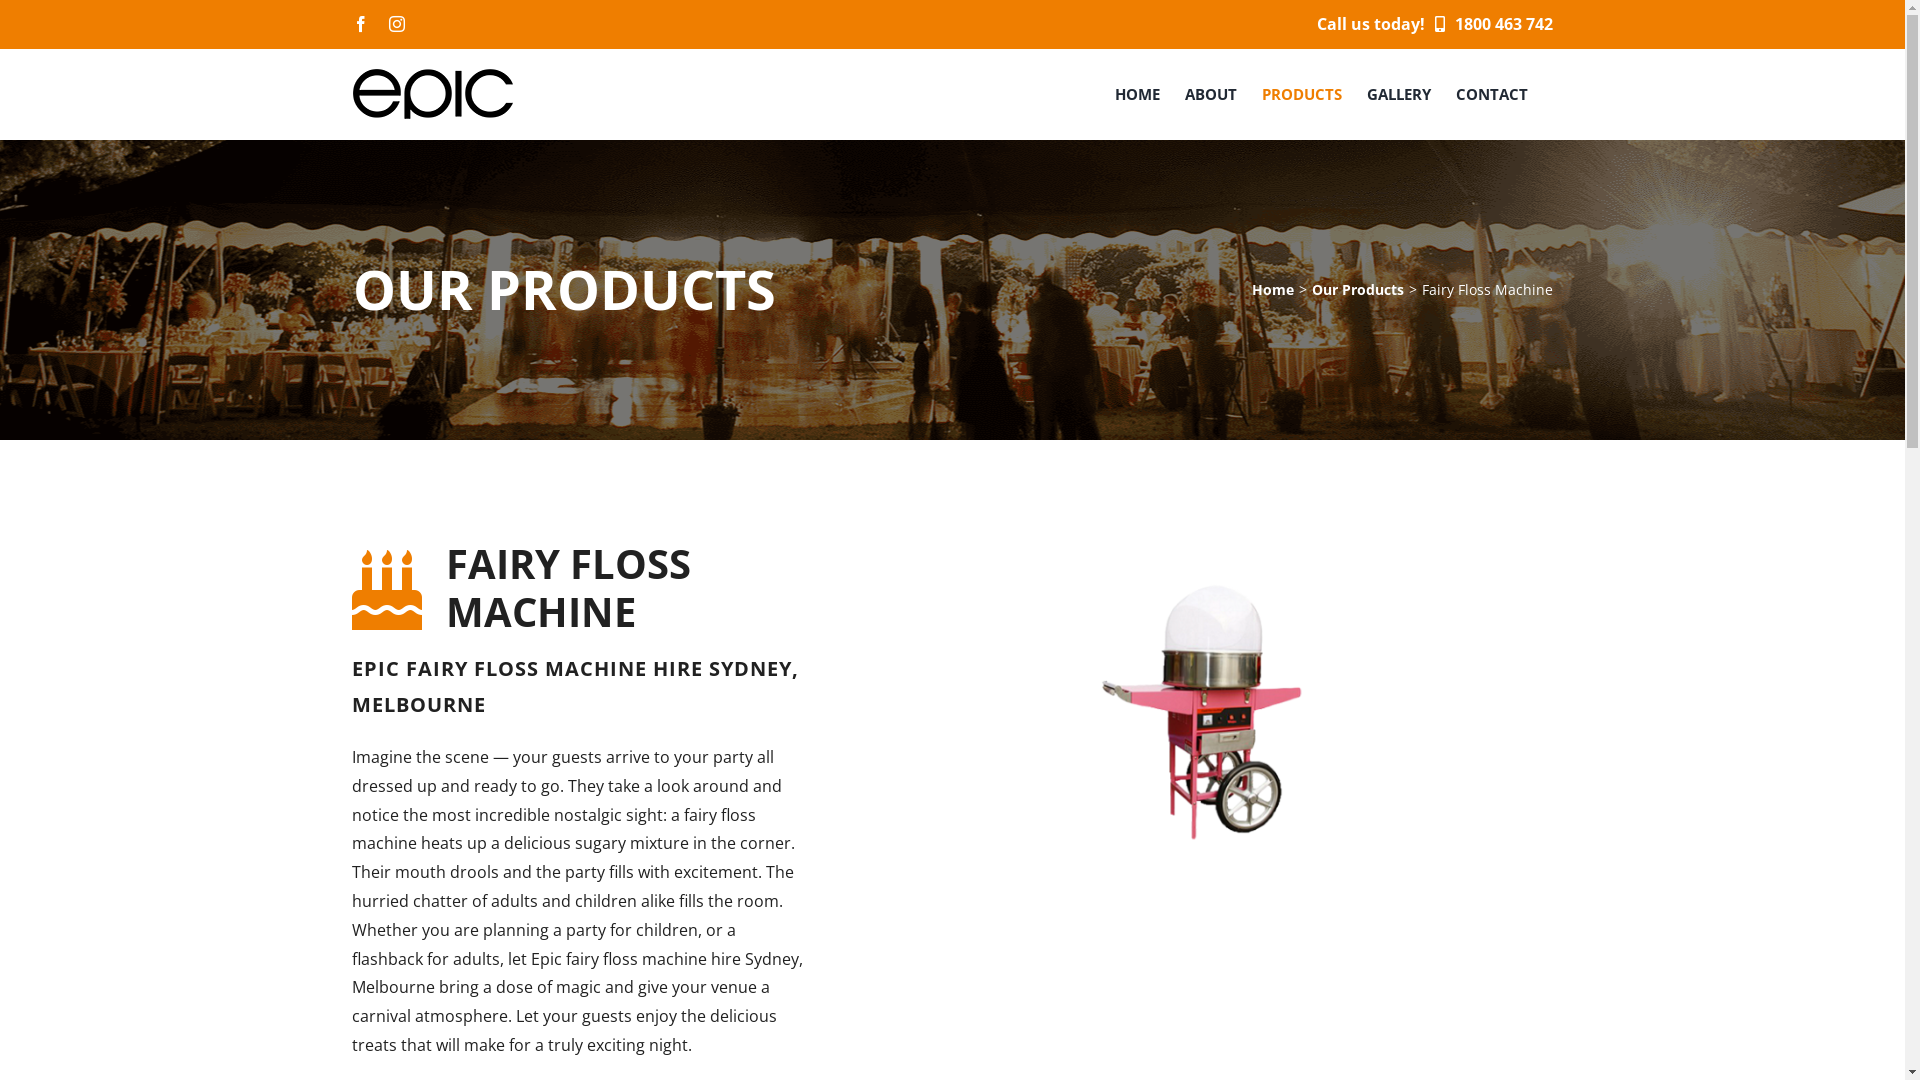 The width and height of the screenshot is (1920, 1080). Describe the element at coordinates (1136, 93) in the screenshot. I see `'HOME'` at that location.